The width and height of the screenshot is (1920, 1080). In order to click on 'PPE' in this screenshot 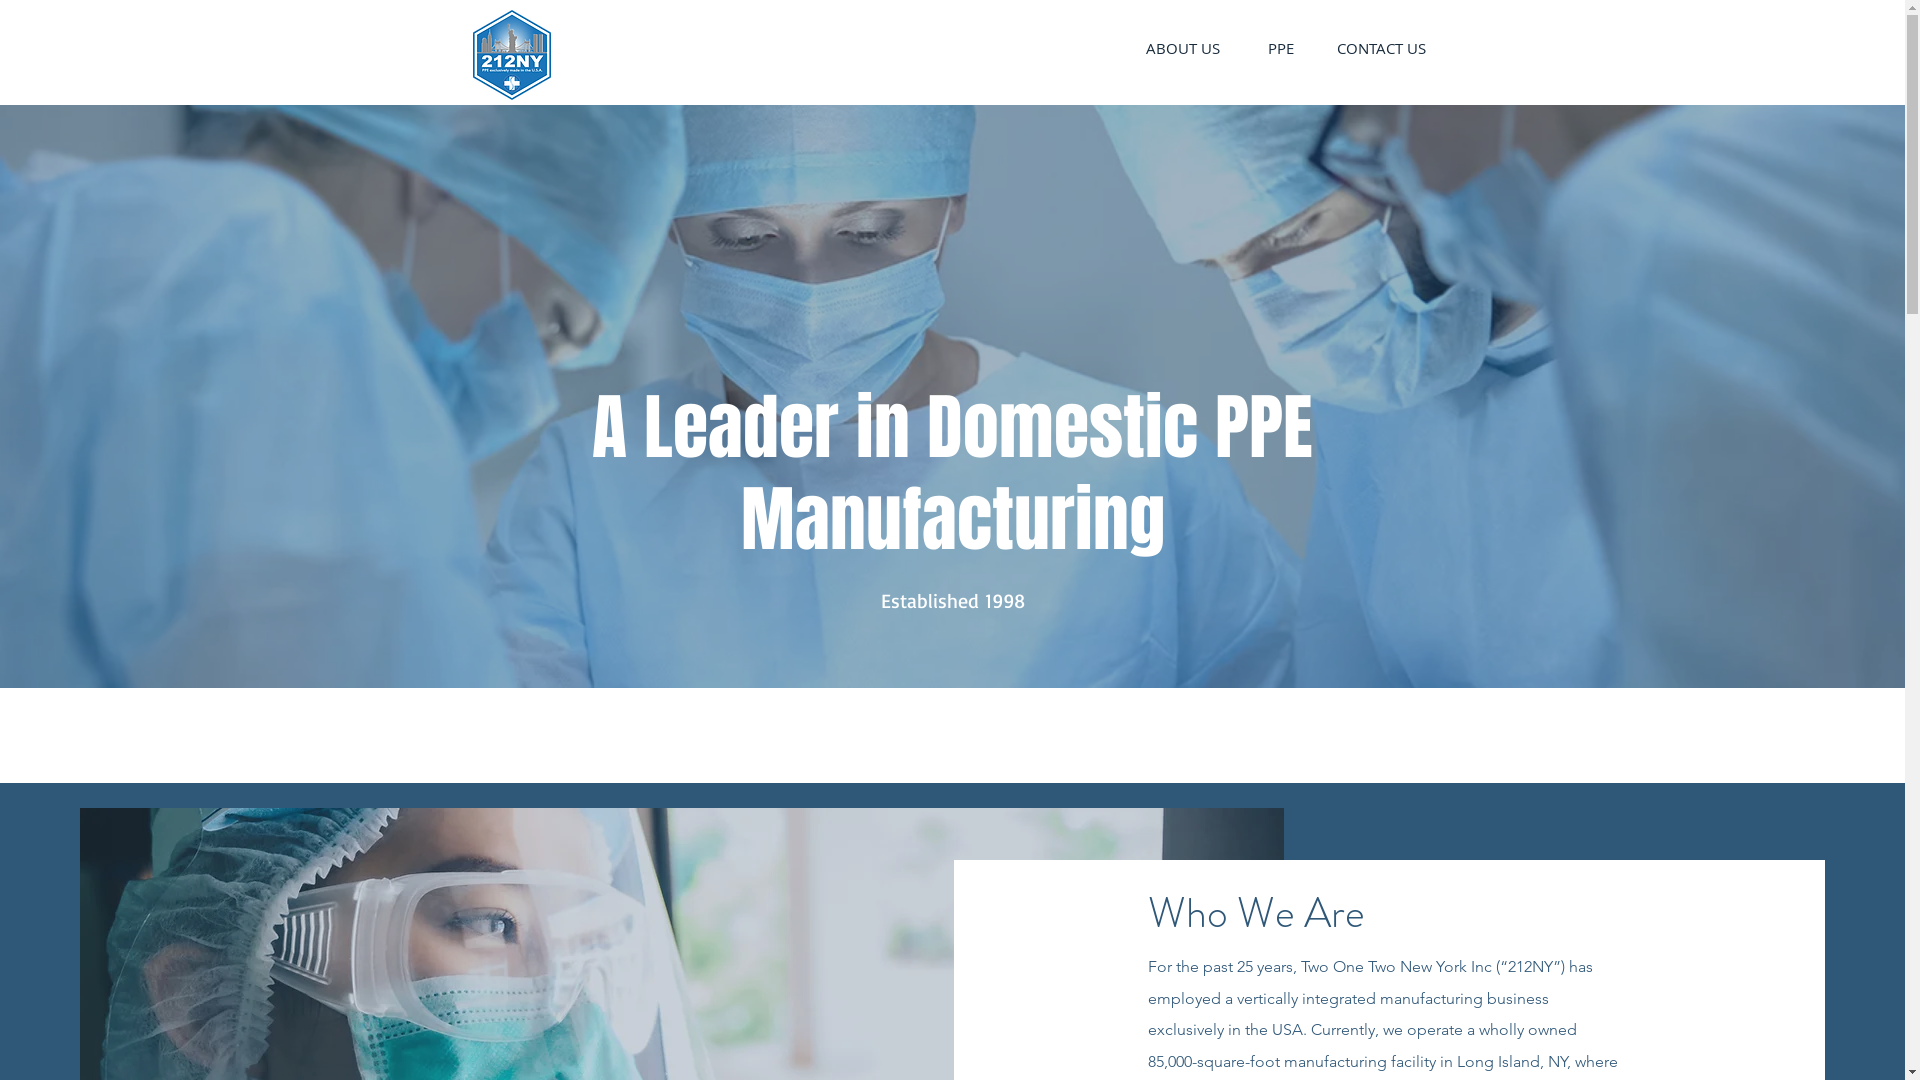, I will do `click(1280, 46)`.